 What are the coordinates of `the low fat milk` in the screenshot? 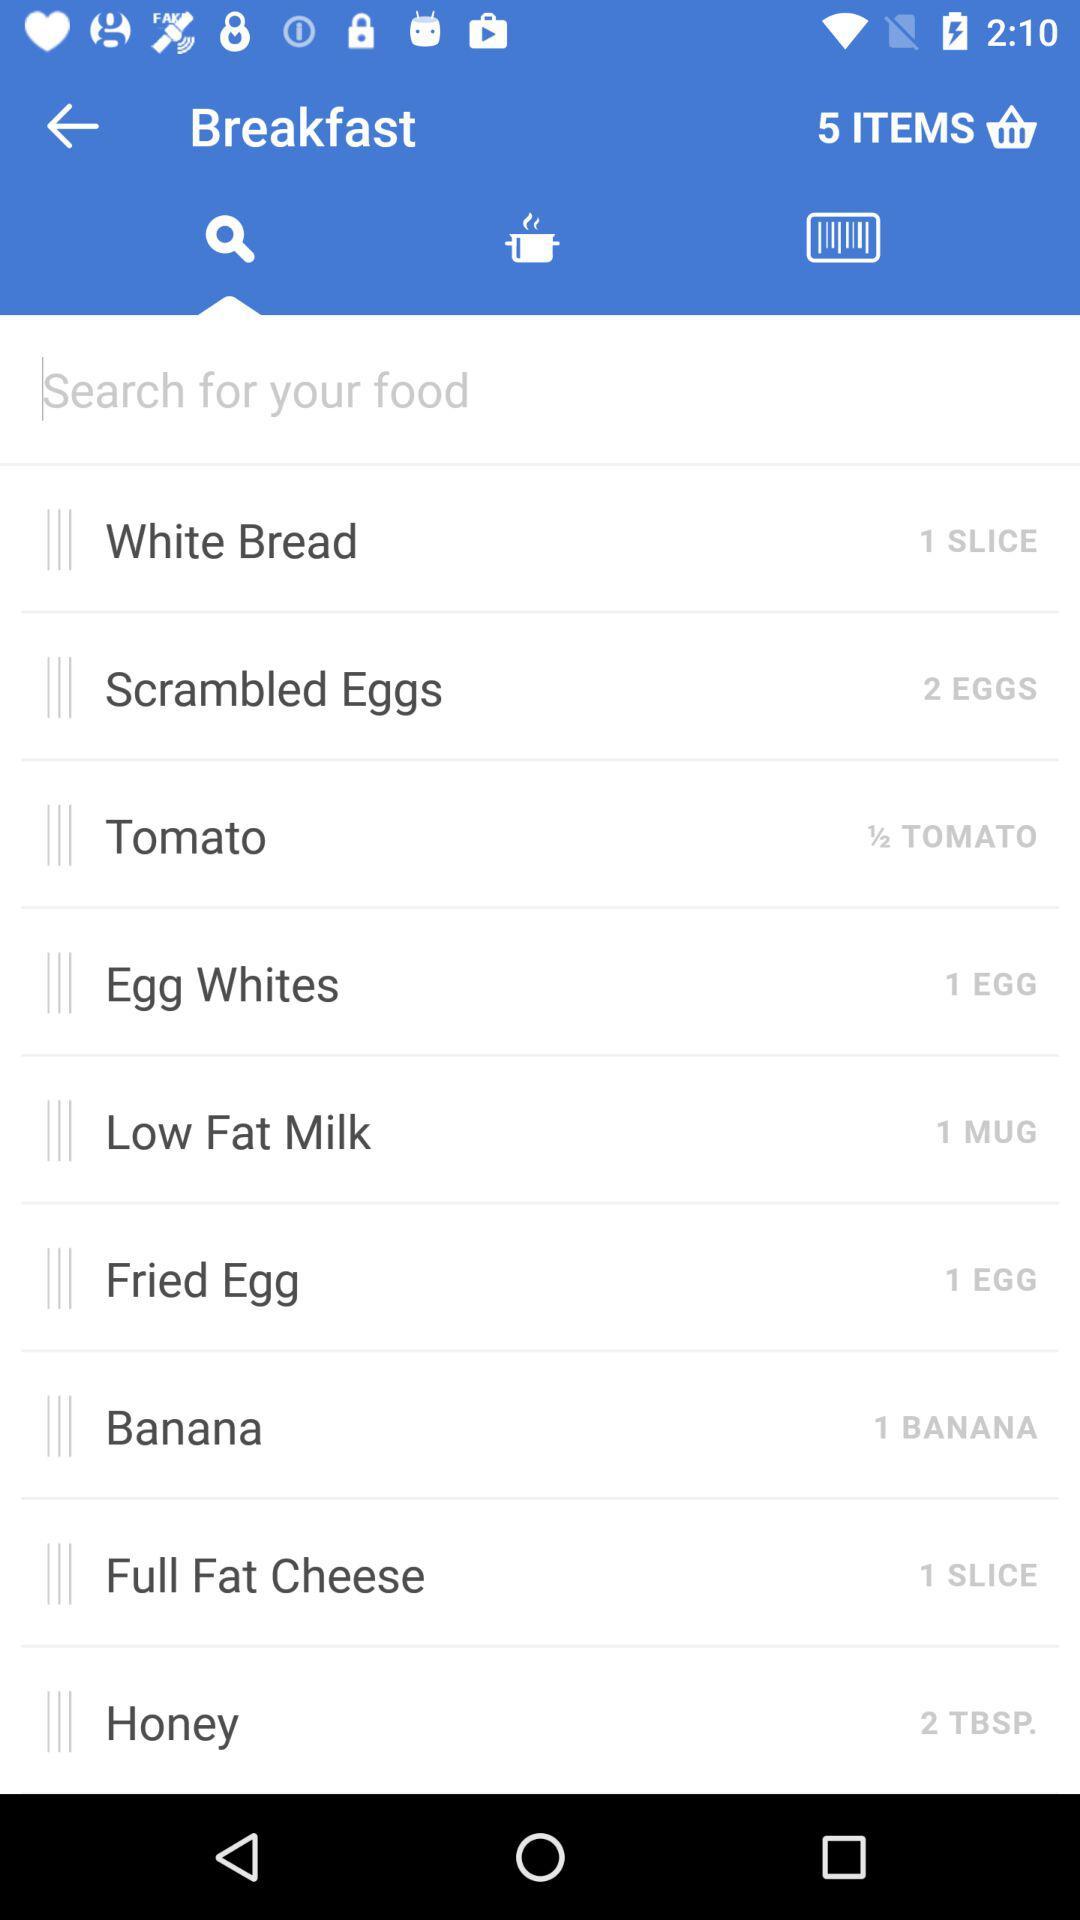 It's located at (508, 1130).